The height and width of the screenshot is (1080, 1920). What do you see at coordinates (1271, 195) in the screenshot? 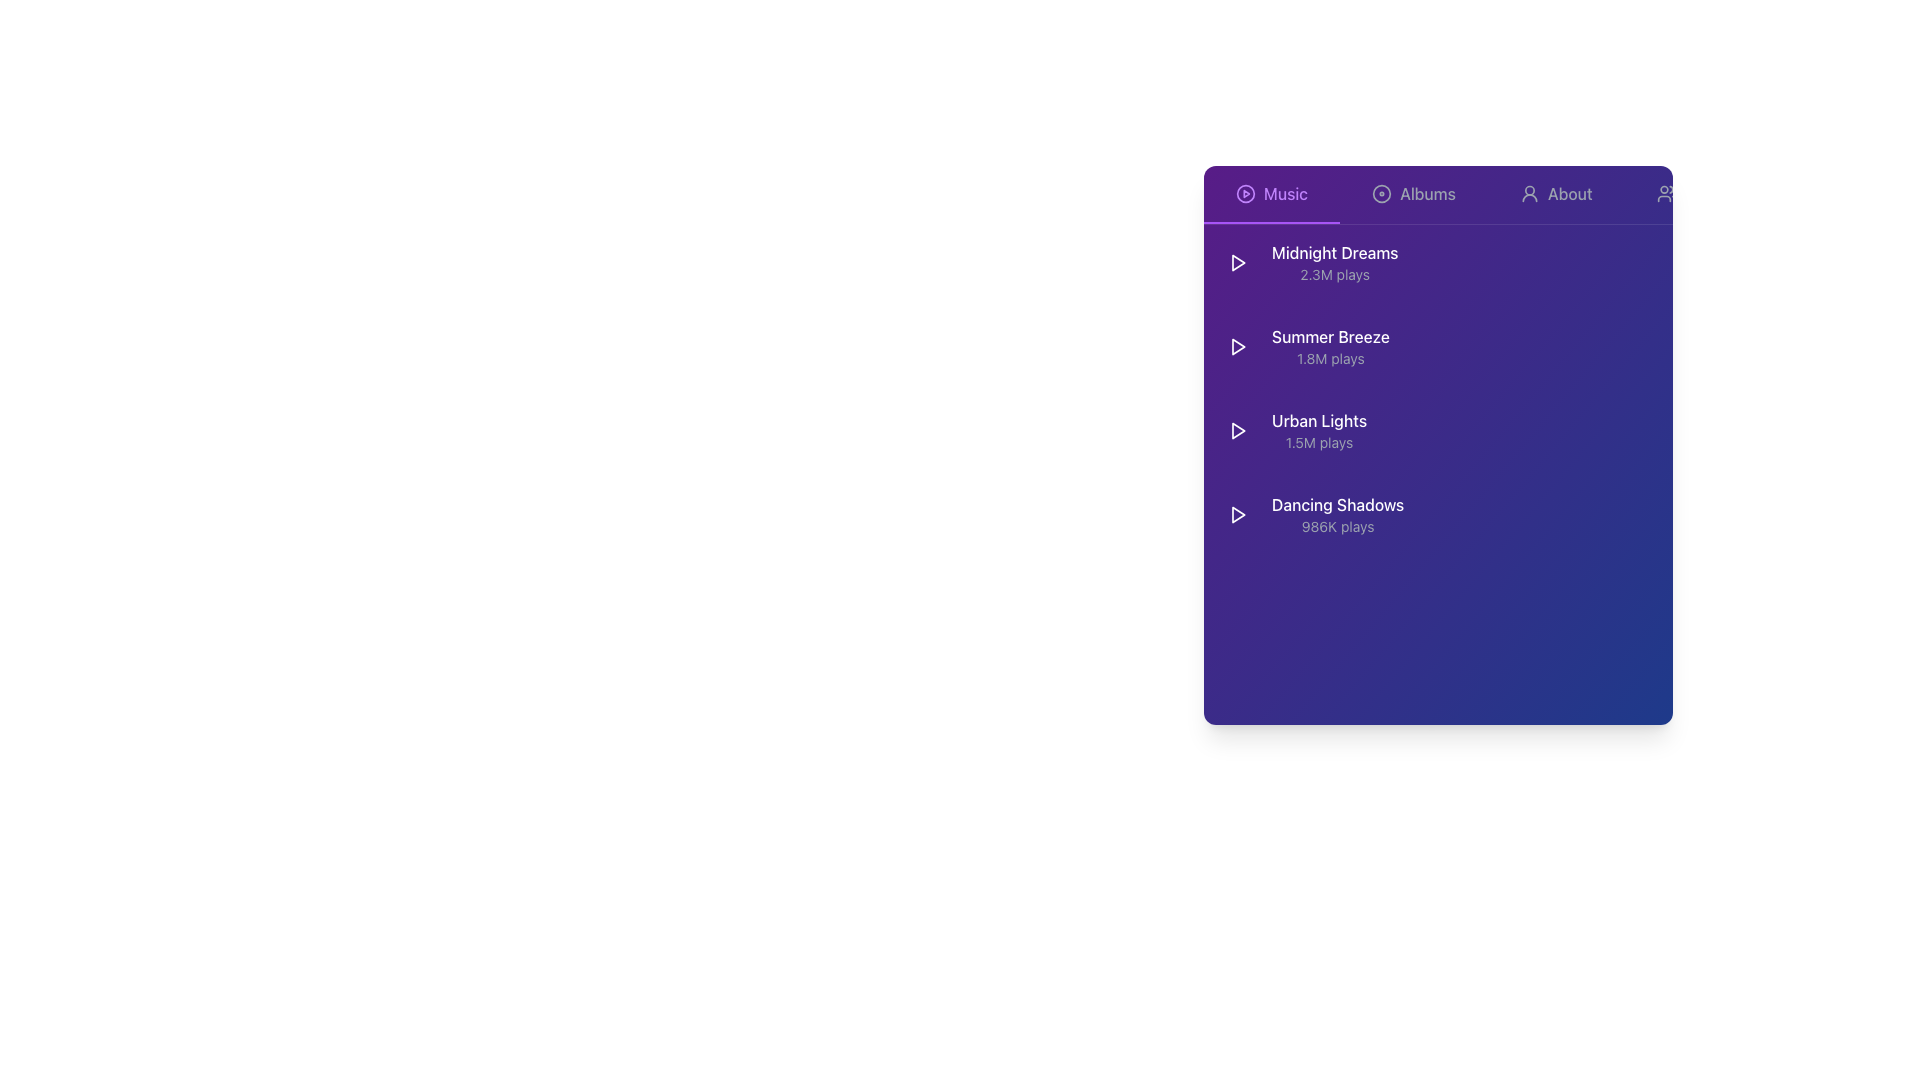
I see `the 'Music' tab button, which is the first tab in the navigation bar, featuring a circular play icon and purple text indicating its active state` at bounding box center [1271, 195].